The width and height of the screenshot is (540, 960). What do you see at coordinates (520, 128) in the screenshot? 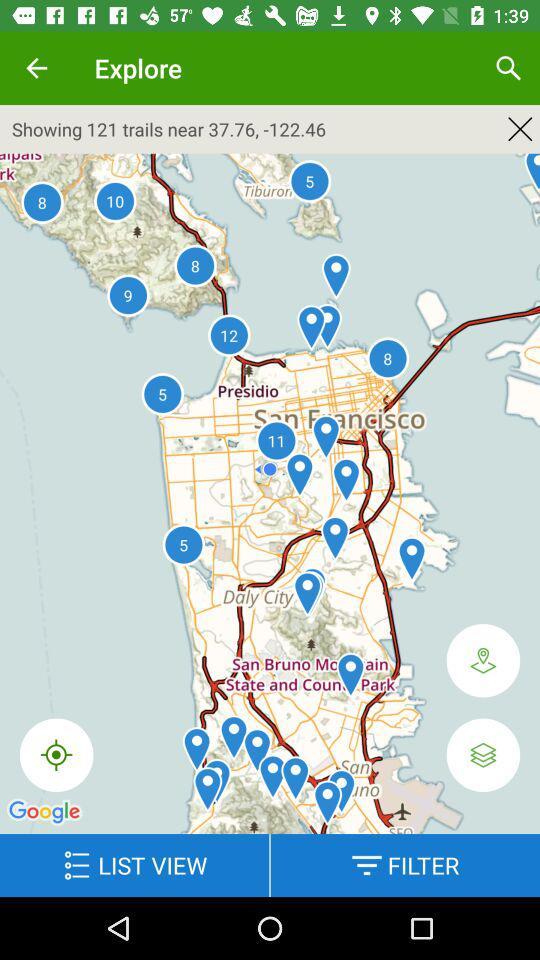
I see `icon to the right of the showing 121 trails` at bounding box center [520, 128].